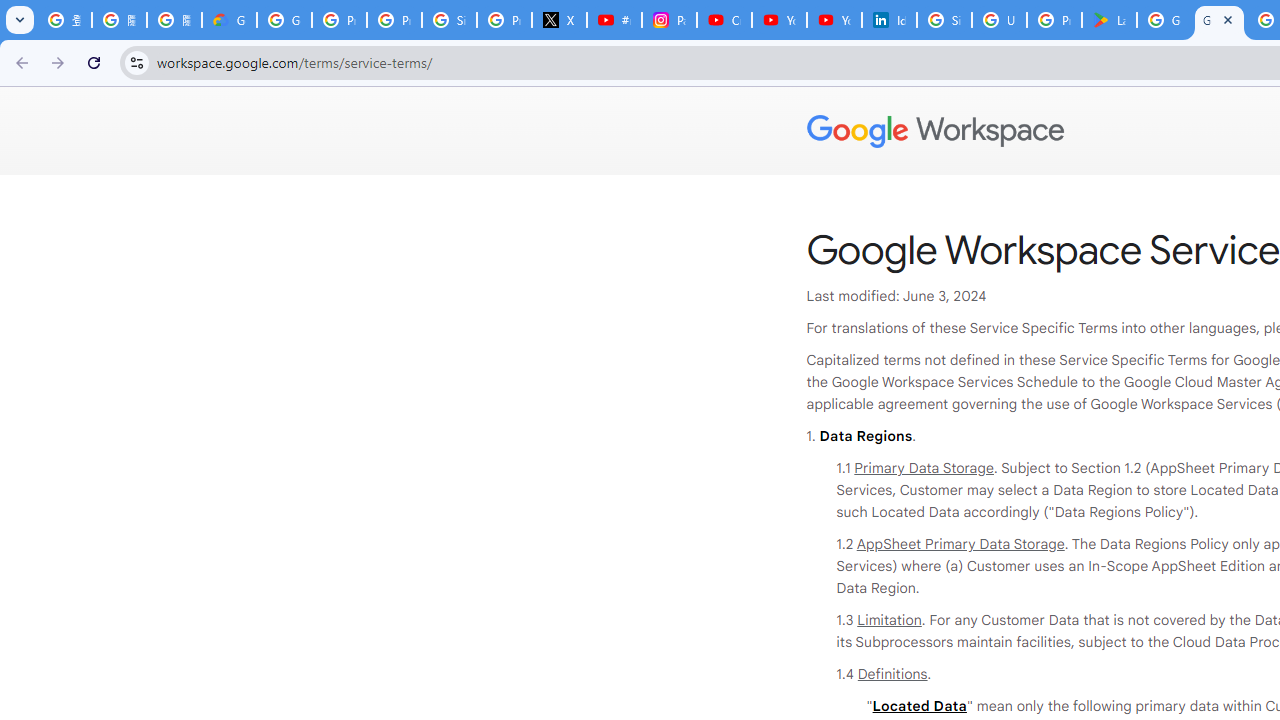  I want to click on 'YouTube Culture & Trends - YouTube Top 10, 2021', so click(833, 20).